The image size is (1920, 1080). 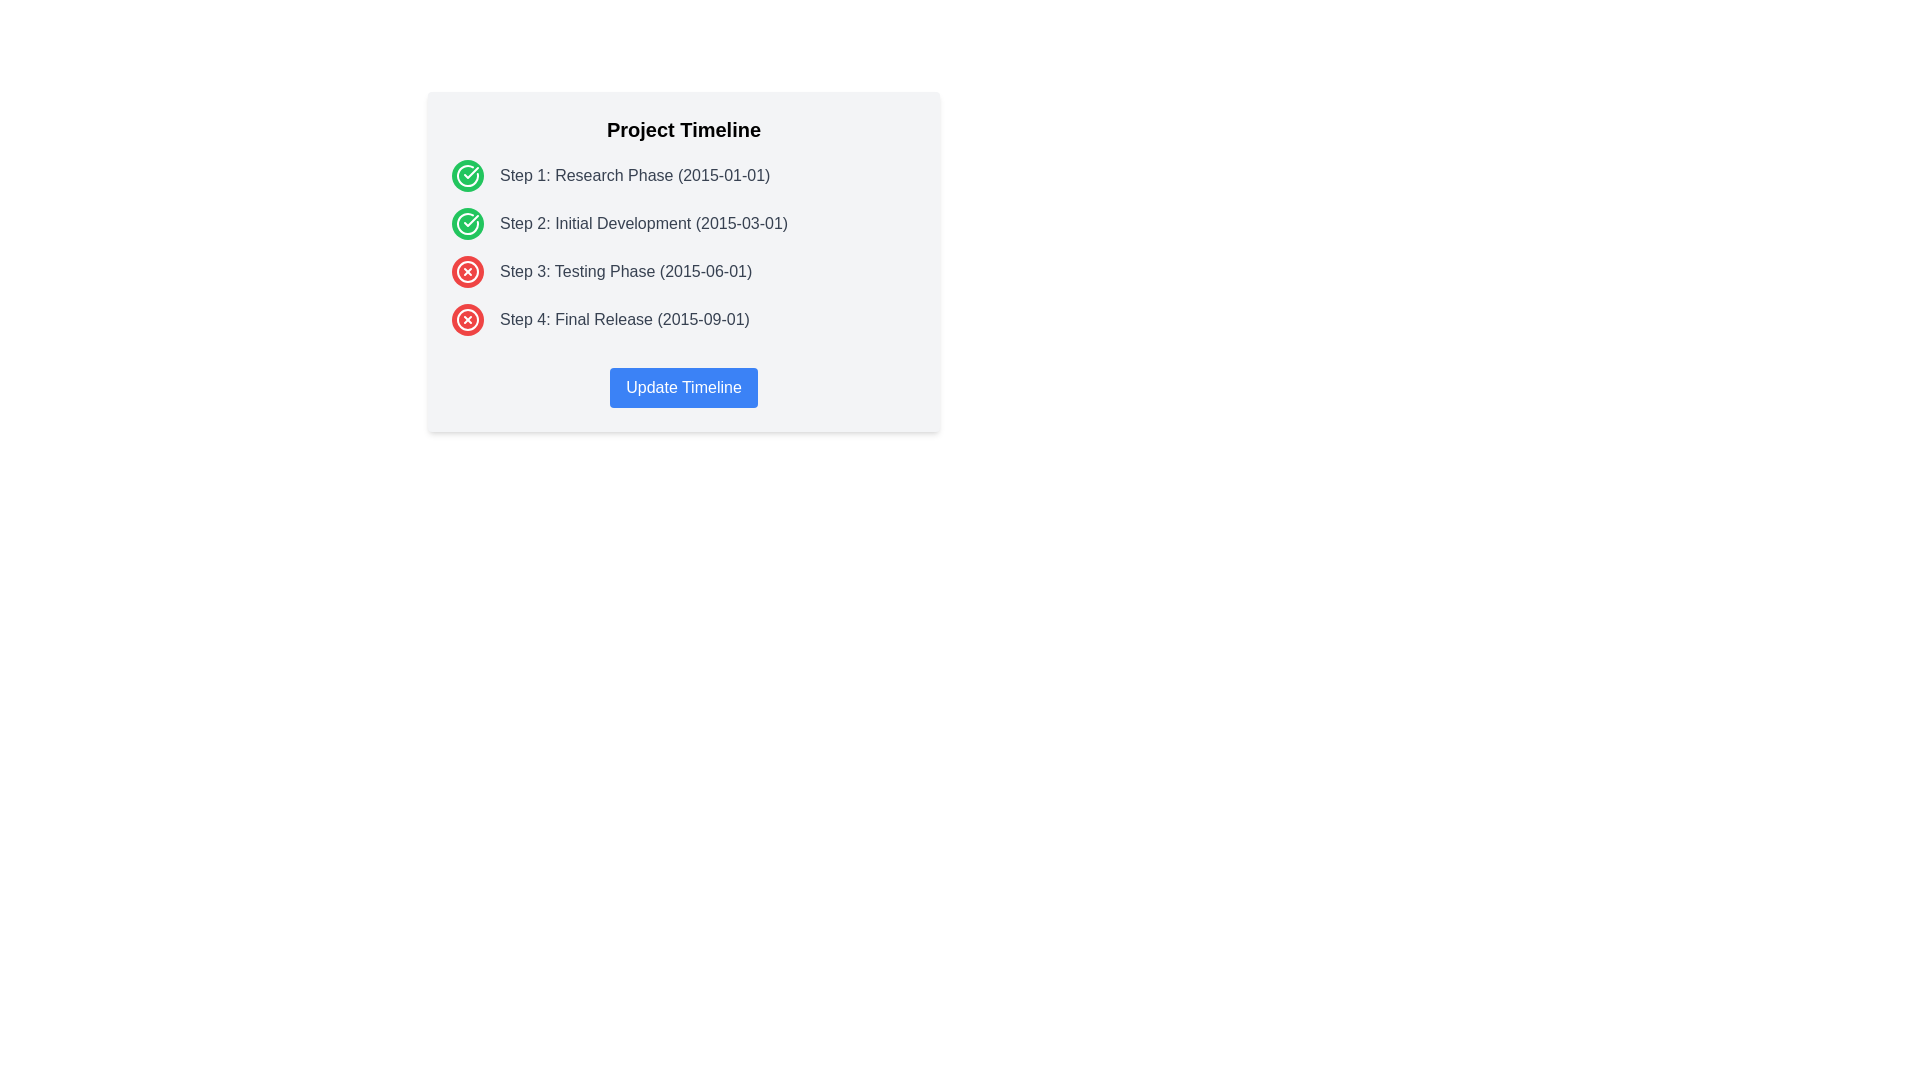 What do you see at coordinates (684, 175) in the screenshot?
I see `the first list item component in the 'Project Timeline' section, which contains a green circular icon with a check mark and the text 'Step 1: Research Phase (2015-01-01)'` at bounding box center [684, 175].